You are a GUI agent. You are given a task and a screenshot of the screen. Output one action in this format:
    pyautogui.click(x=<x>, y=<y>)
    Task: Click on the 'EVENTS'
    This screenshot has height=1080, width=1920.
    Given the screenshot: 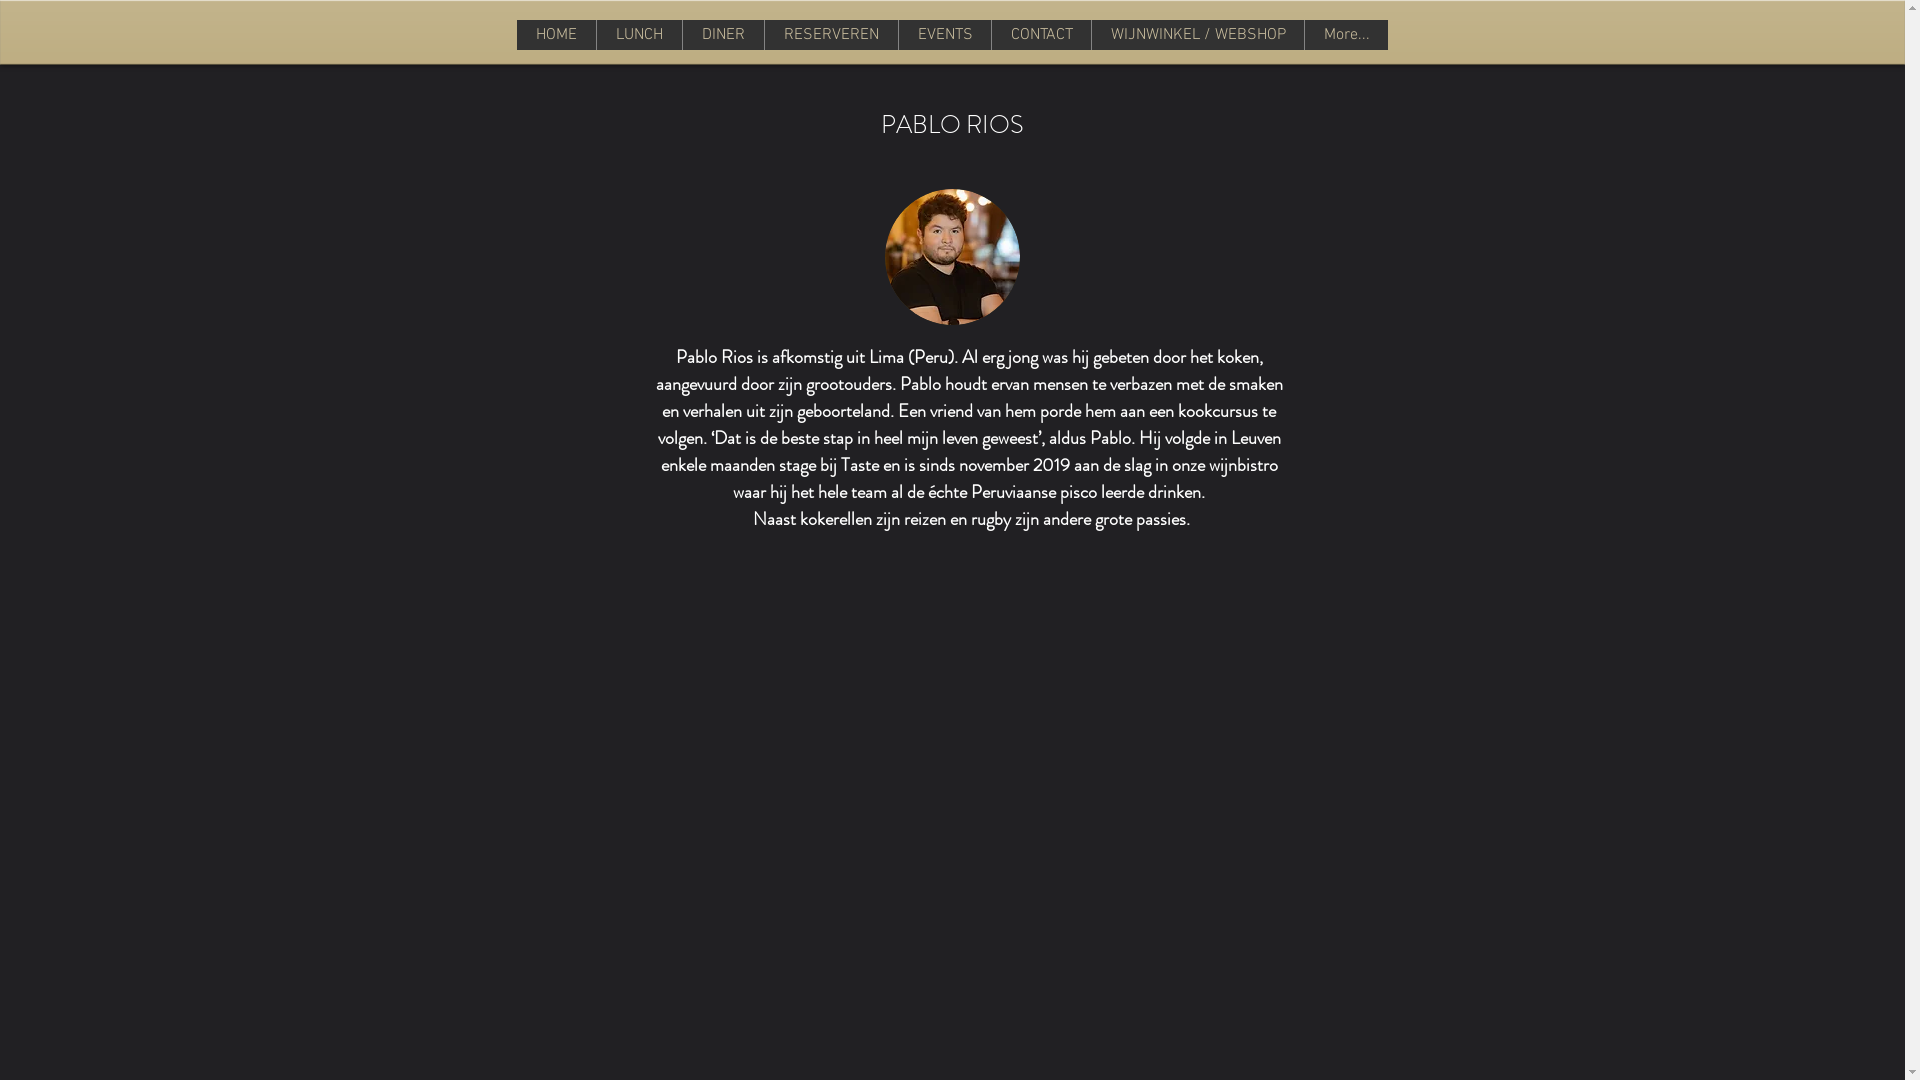 What is the action you would take?
    pyautogui.click(x=943, y=34)
    